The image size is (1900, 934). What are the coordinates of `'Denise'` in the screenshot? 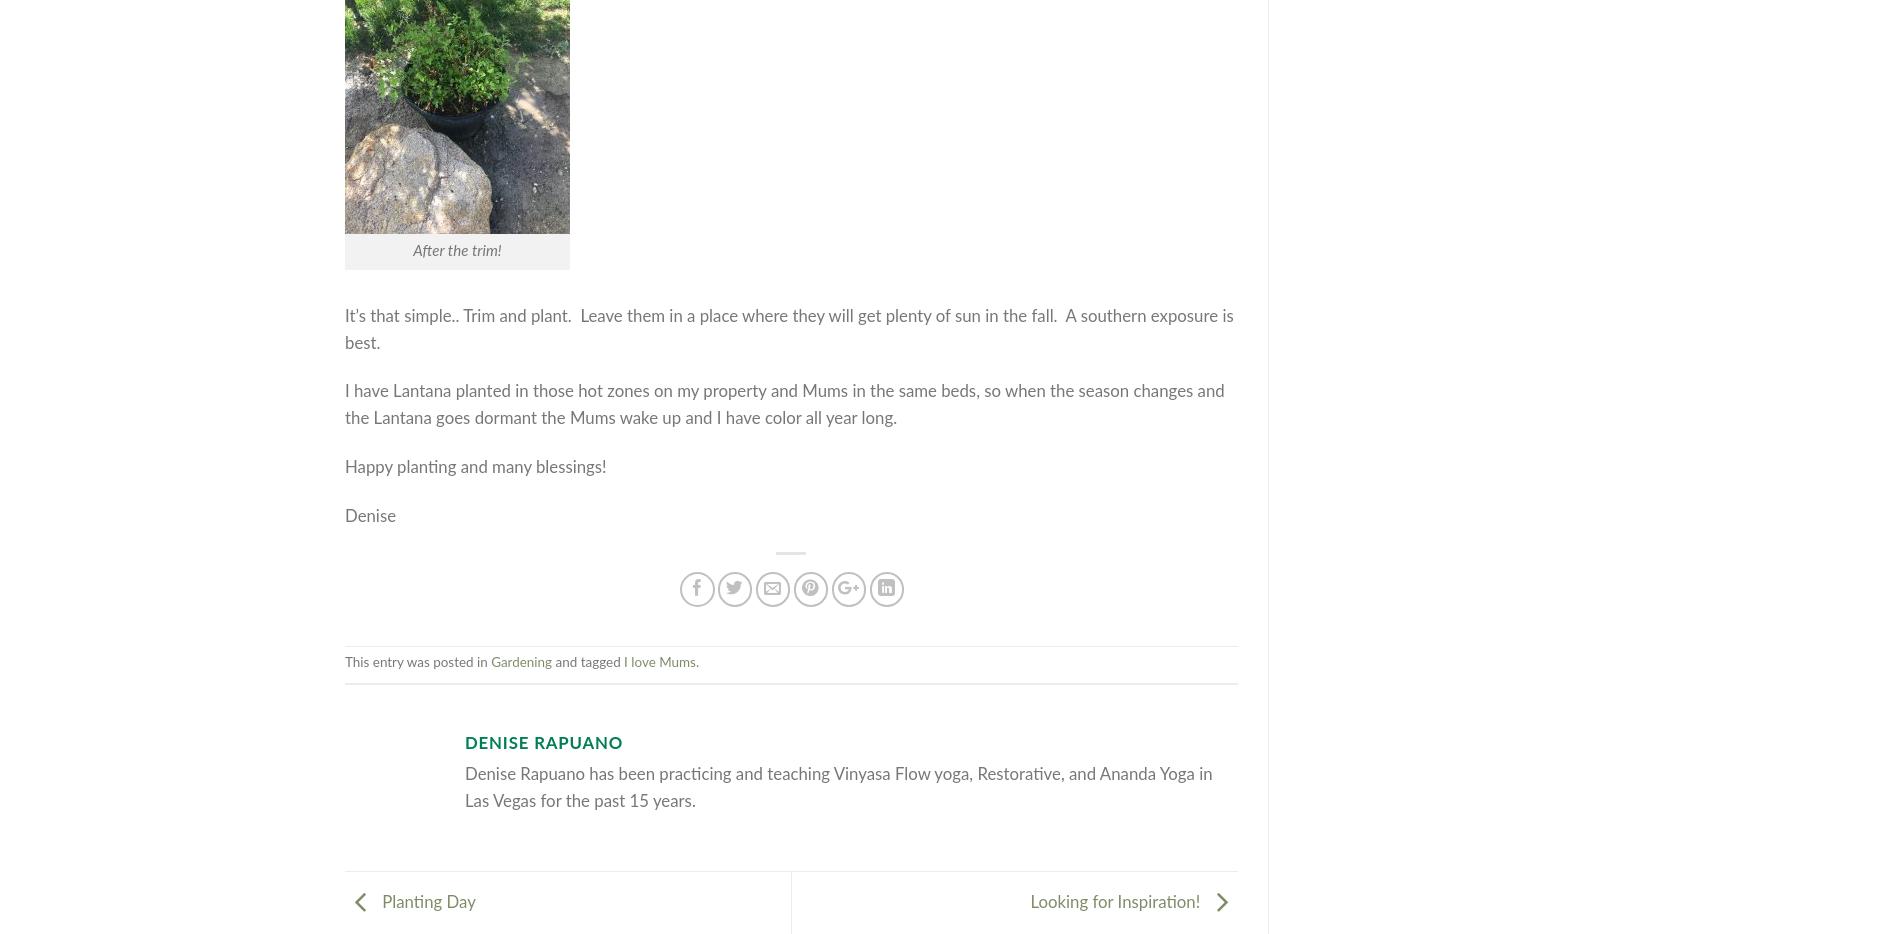 It's located at (369, 515).